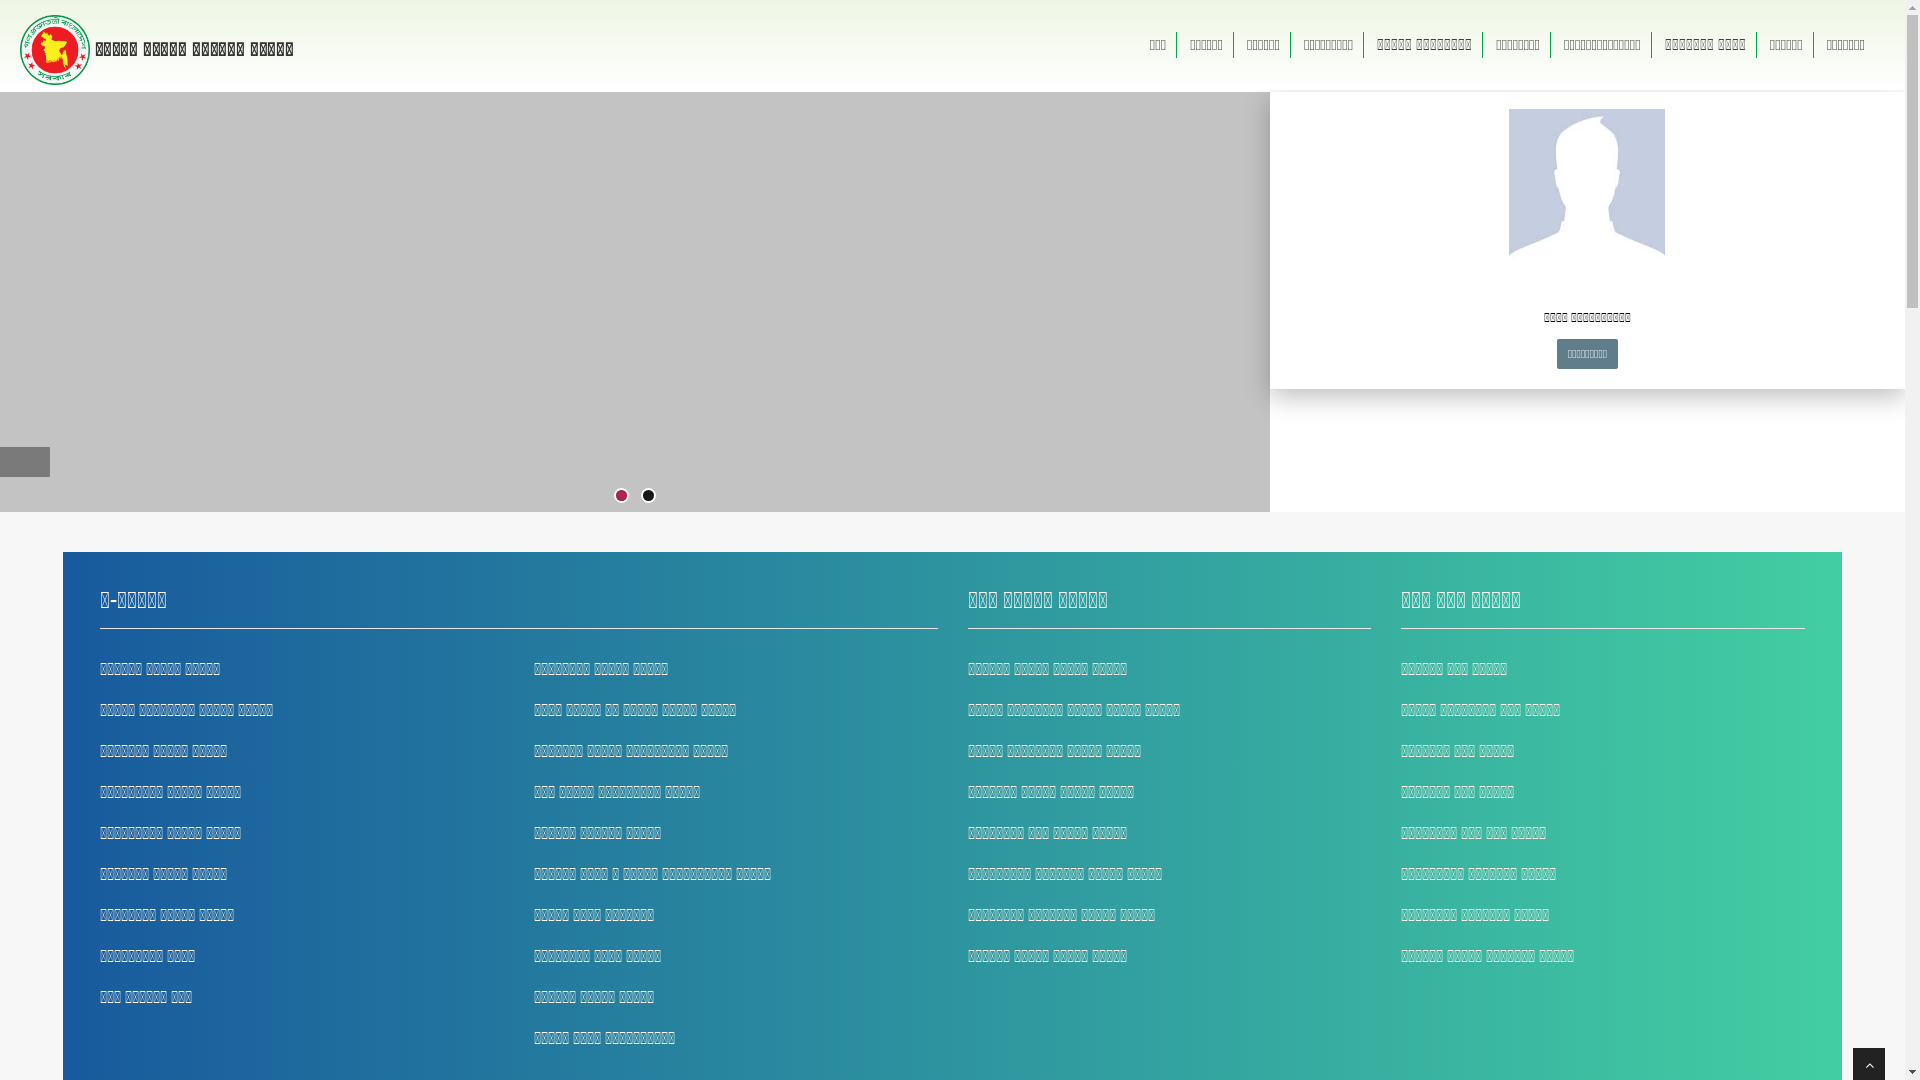 The image size is (1920, 1080). I want to click on '1', so click(620, 495).